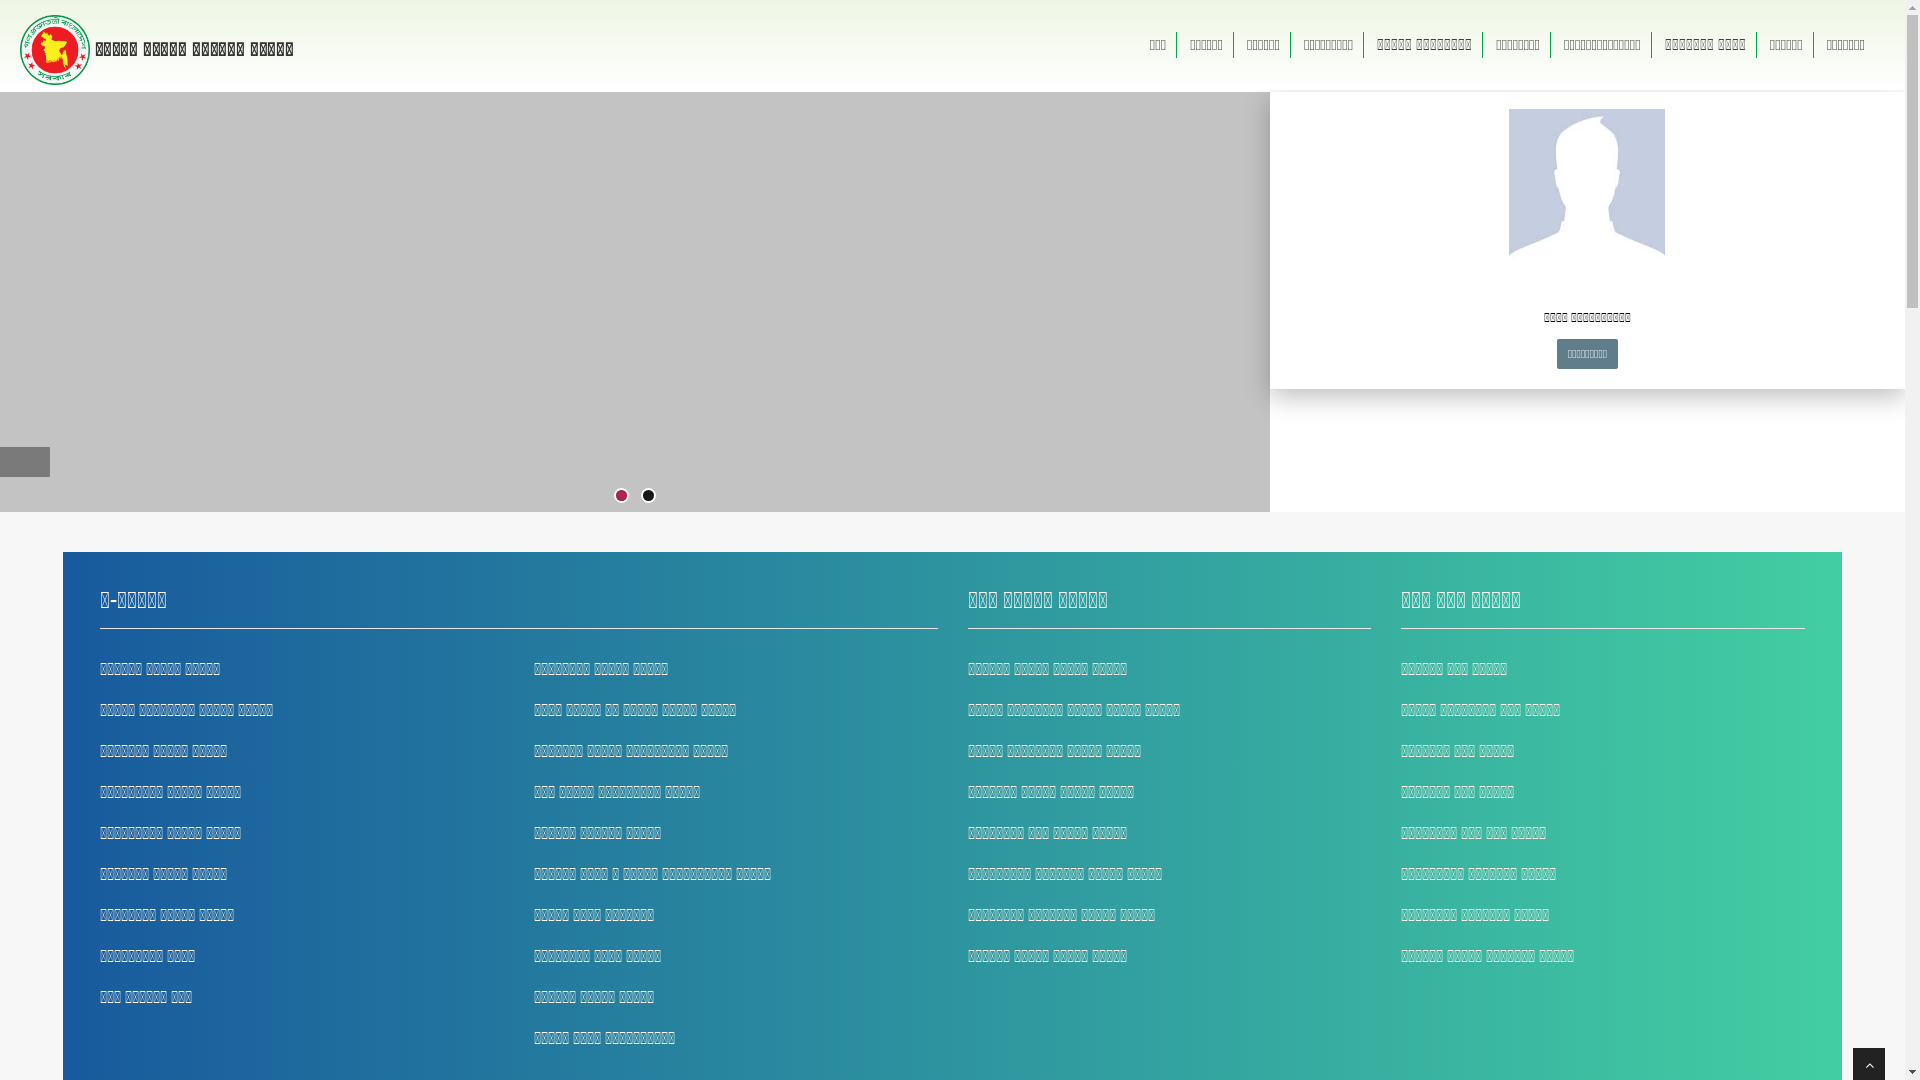 The image size is (1920, 1080). I want to click on '1', so click(620, 495).